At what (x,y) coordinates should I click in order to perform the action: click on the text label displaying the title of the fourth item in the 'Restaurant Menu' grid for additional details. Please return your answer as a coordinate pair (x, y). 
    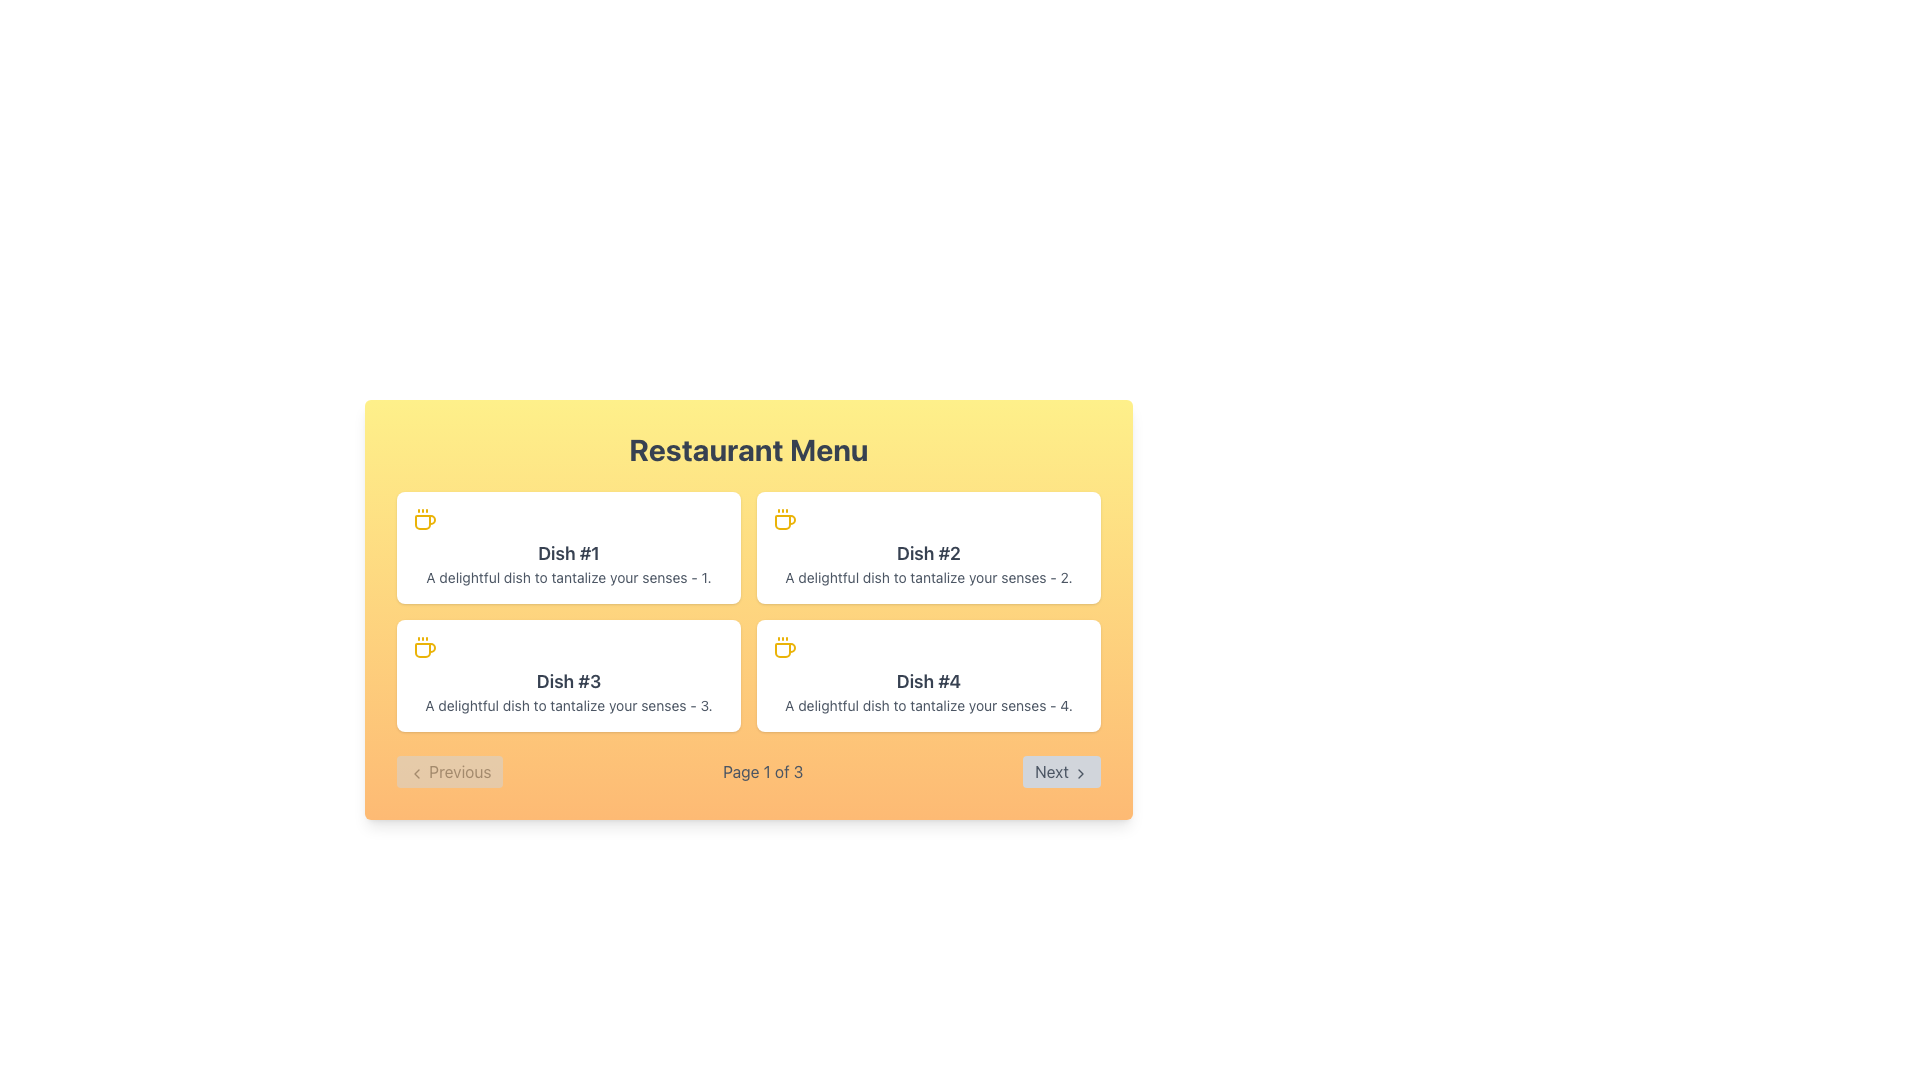
    Looking at the image, I should click on (928, 681).